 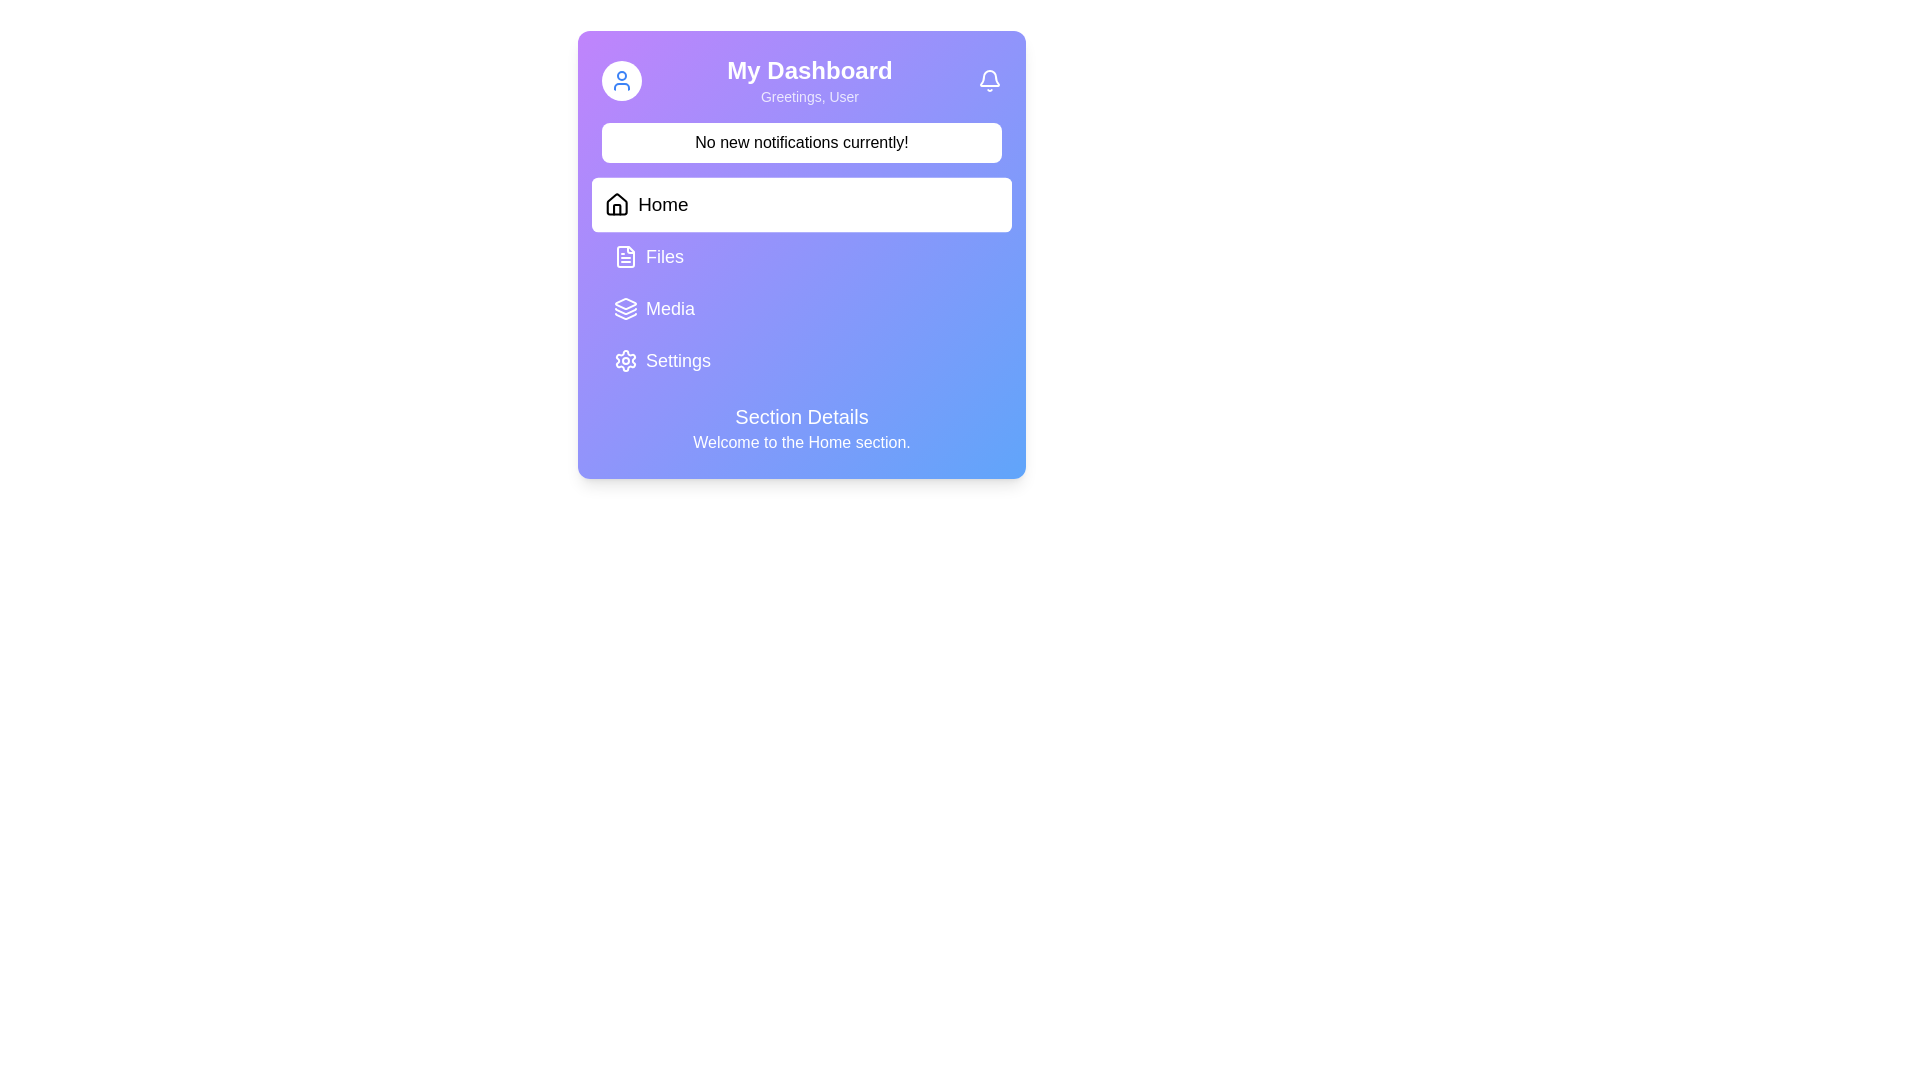 What do you see at coordinates (616, 204) in the screenshot?
I see `the house outline icon, which is part of the home section in the vertical menu located within a card-like interface` at bounding box center [616, 204].